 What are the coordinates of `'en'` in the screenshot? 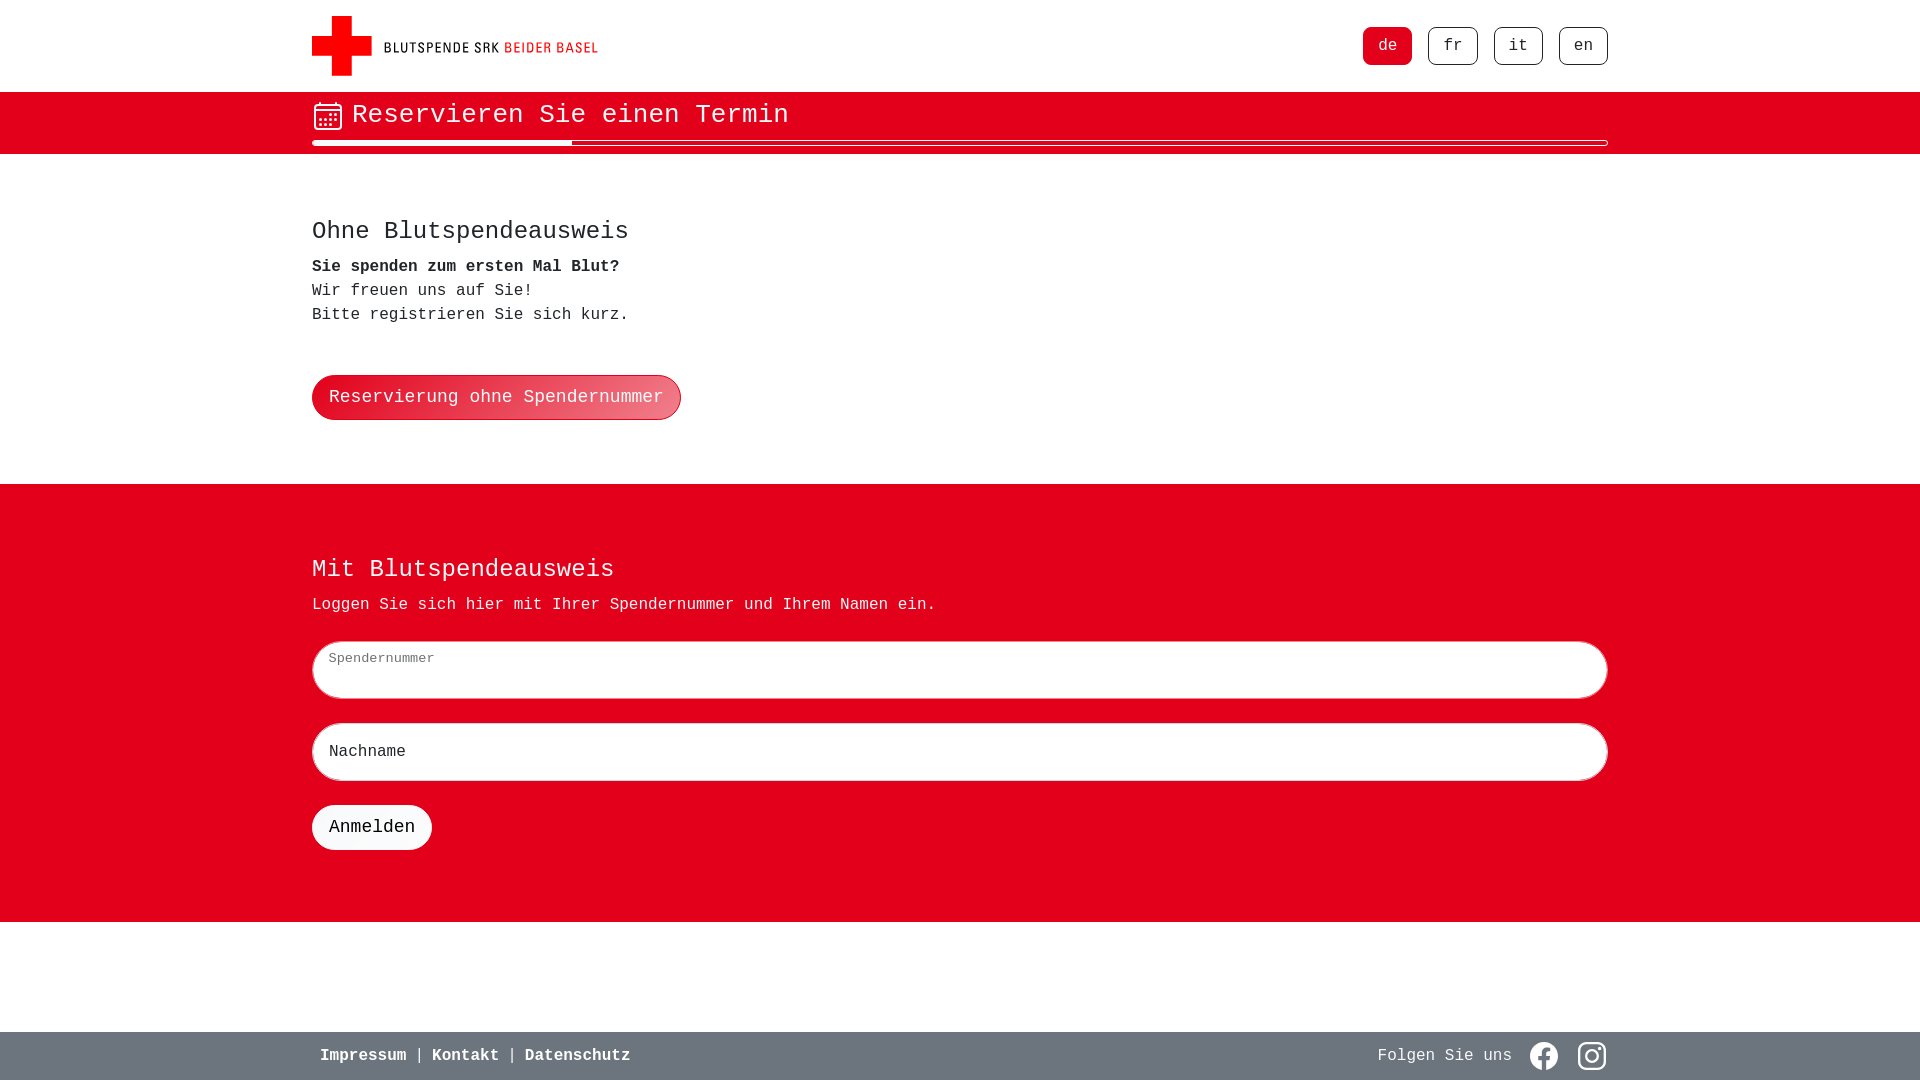 It's located at (1582, 45).